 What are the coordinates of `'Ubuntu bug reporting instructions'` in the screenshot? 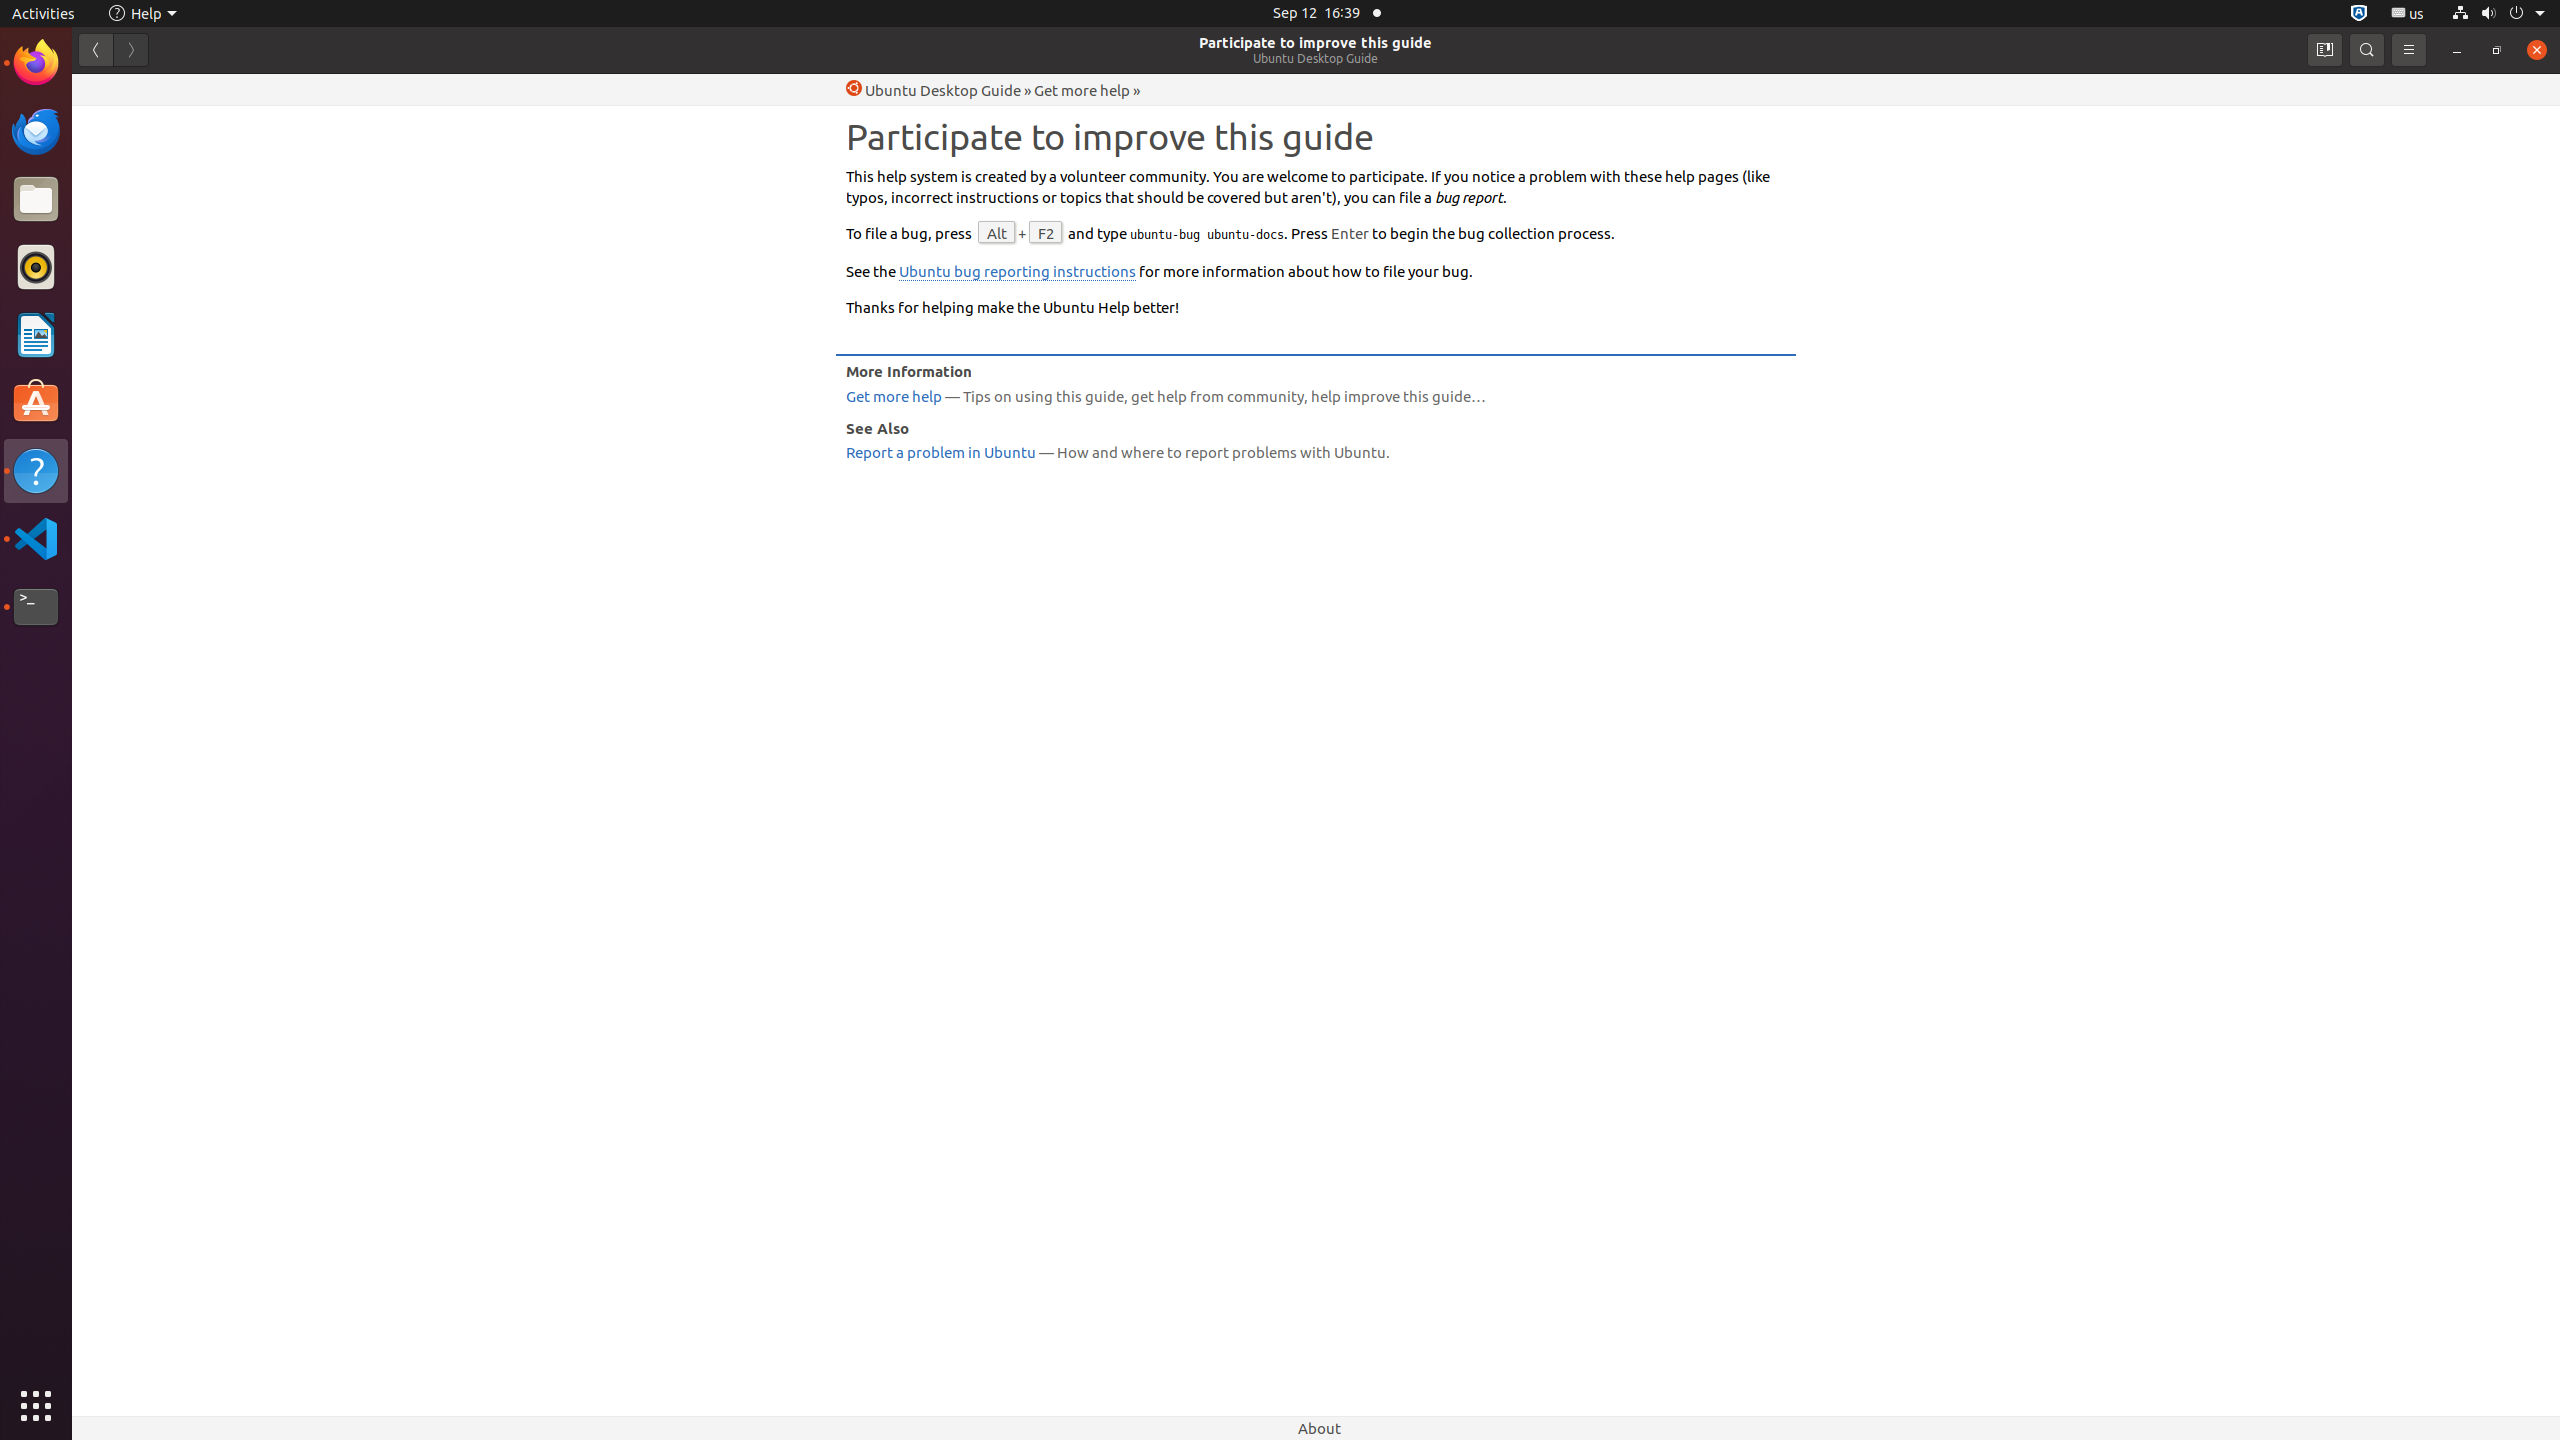 It's located at (1016, 271).